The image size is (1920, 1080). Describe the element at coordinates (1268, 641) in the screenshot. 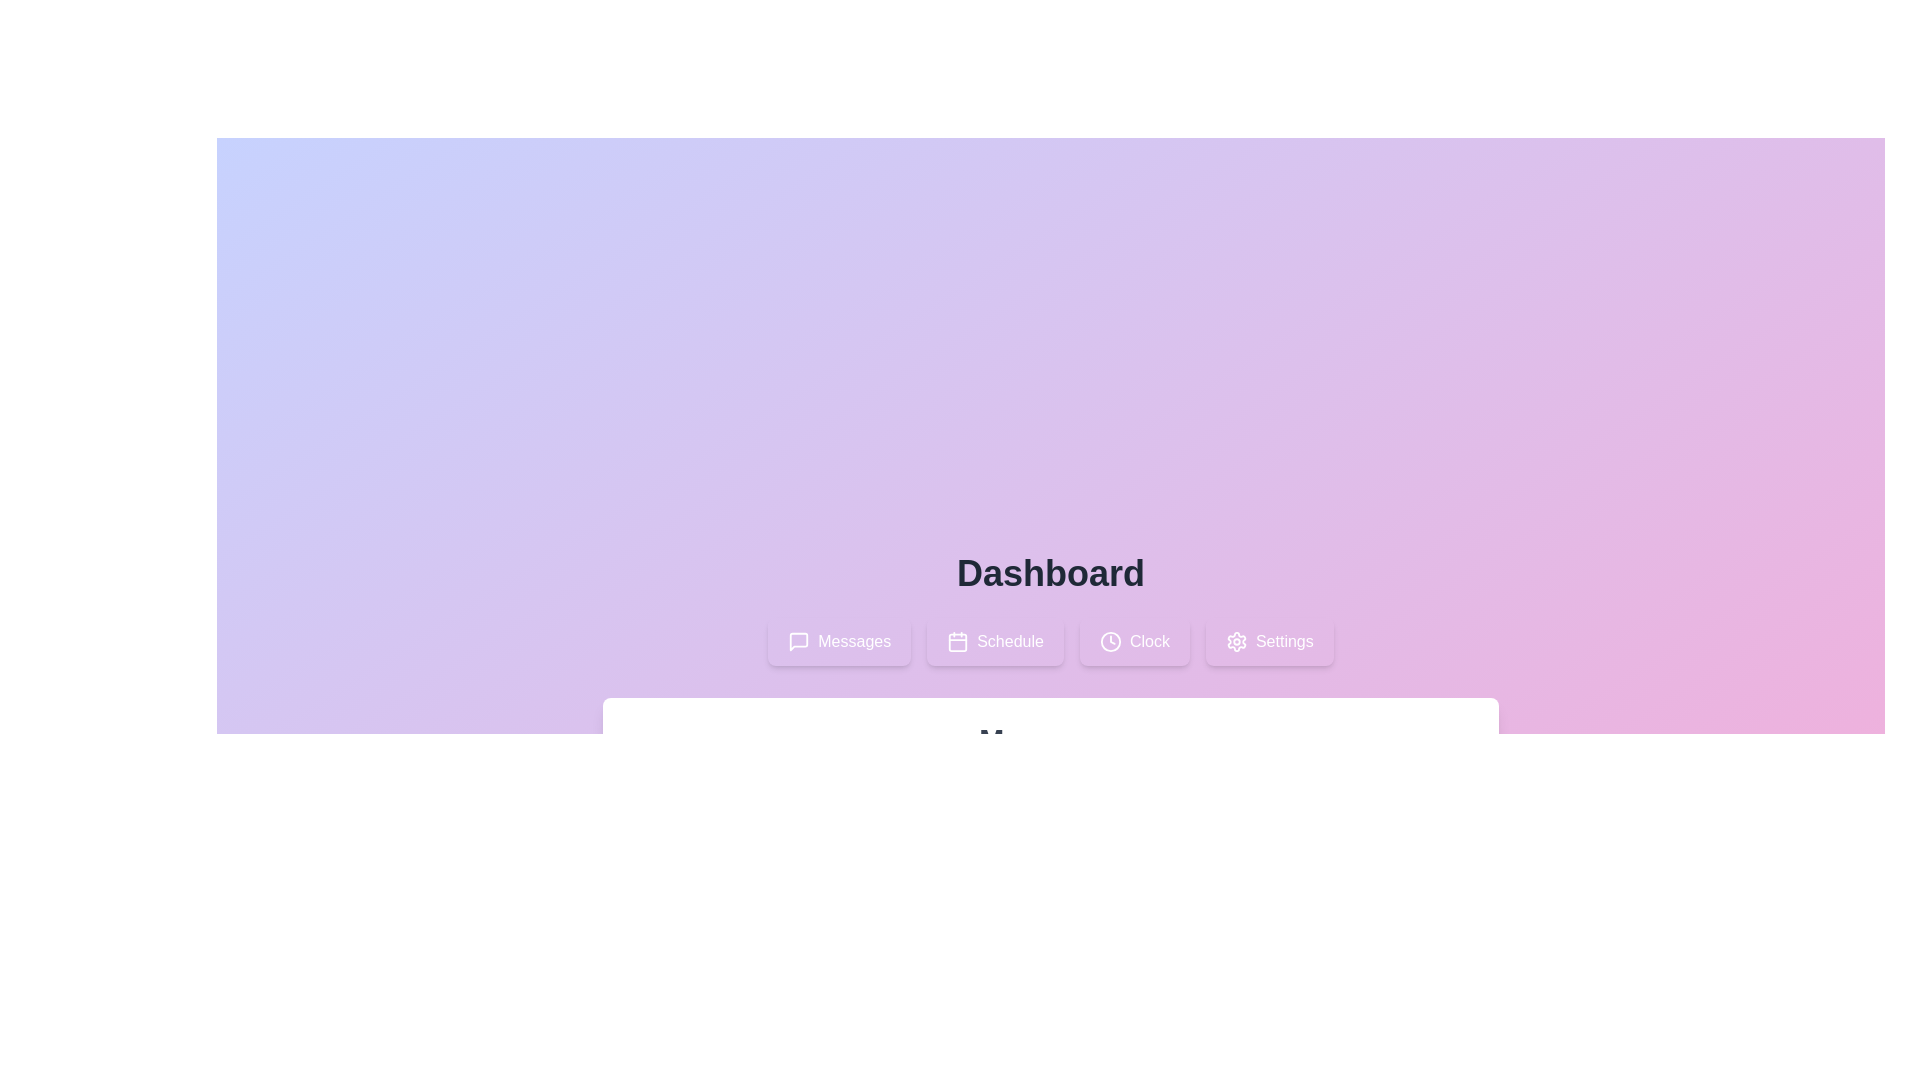

I see `the Settings tab by clicking on it` at that location.